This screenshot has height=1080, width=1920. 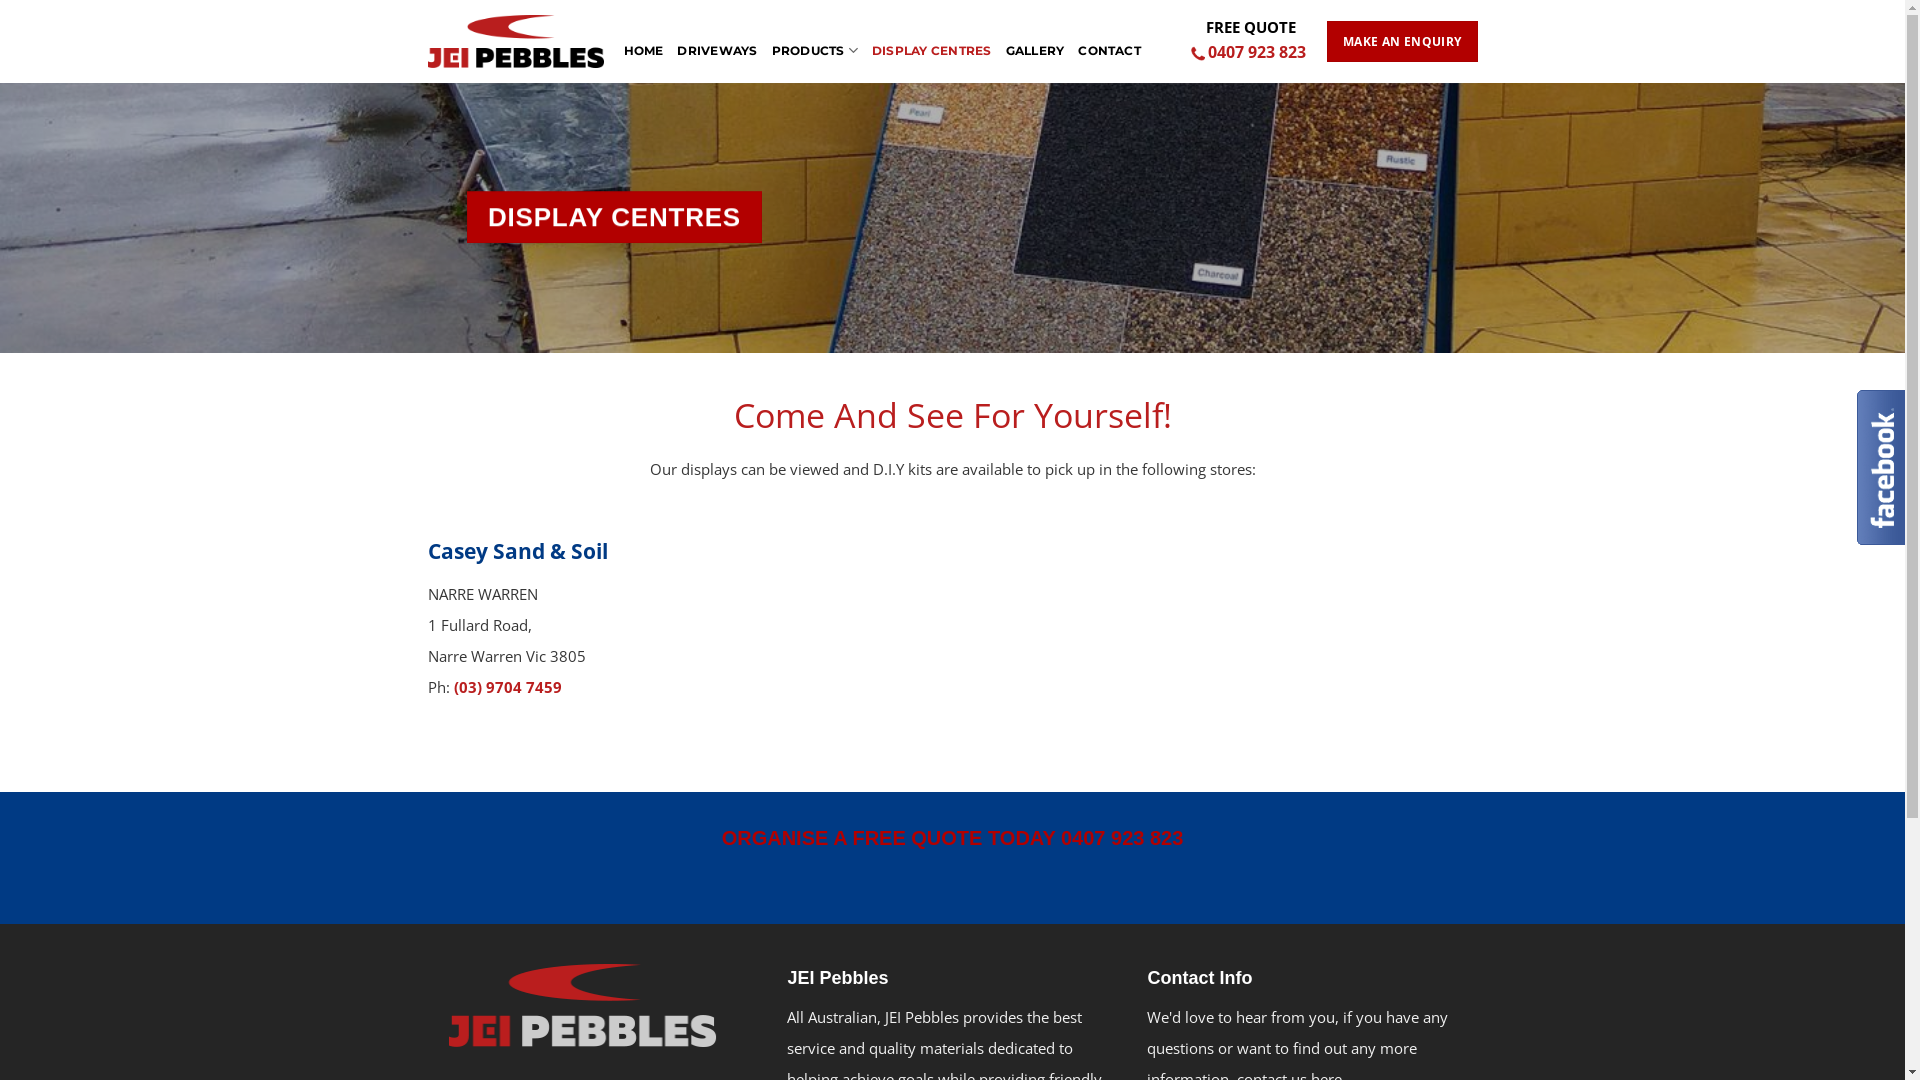 I want to click on '0407 923 823', so click(x=1249, y=52).